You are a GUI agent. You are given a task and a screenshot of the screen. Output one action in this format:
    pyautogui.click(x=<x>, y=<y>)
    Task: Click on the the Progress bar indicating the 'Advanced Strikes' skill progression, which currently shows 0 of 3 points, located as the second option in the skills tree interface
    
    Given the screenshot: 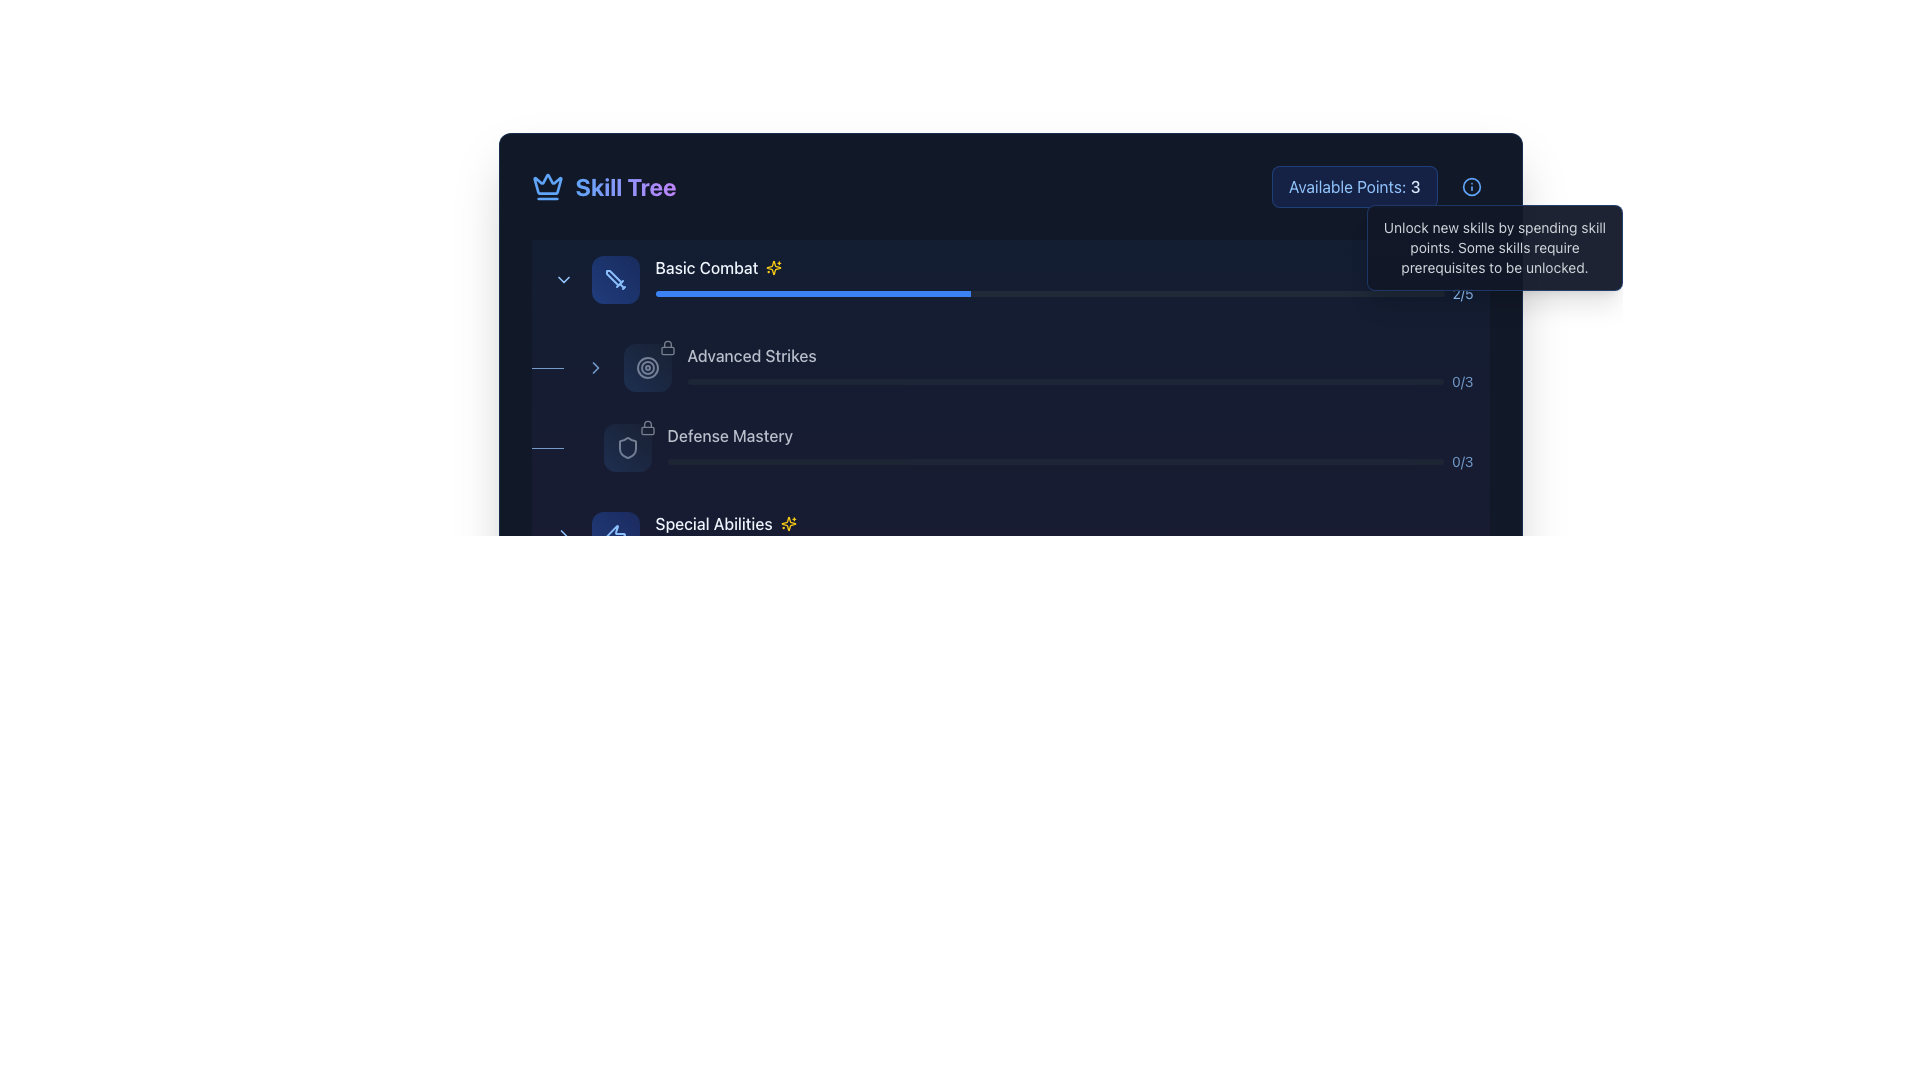 What is the action you would take?
    pyautogui.click(x=1079, y=367)
    